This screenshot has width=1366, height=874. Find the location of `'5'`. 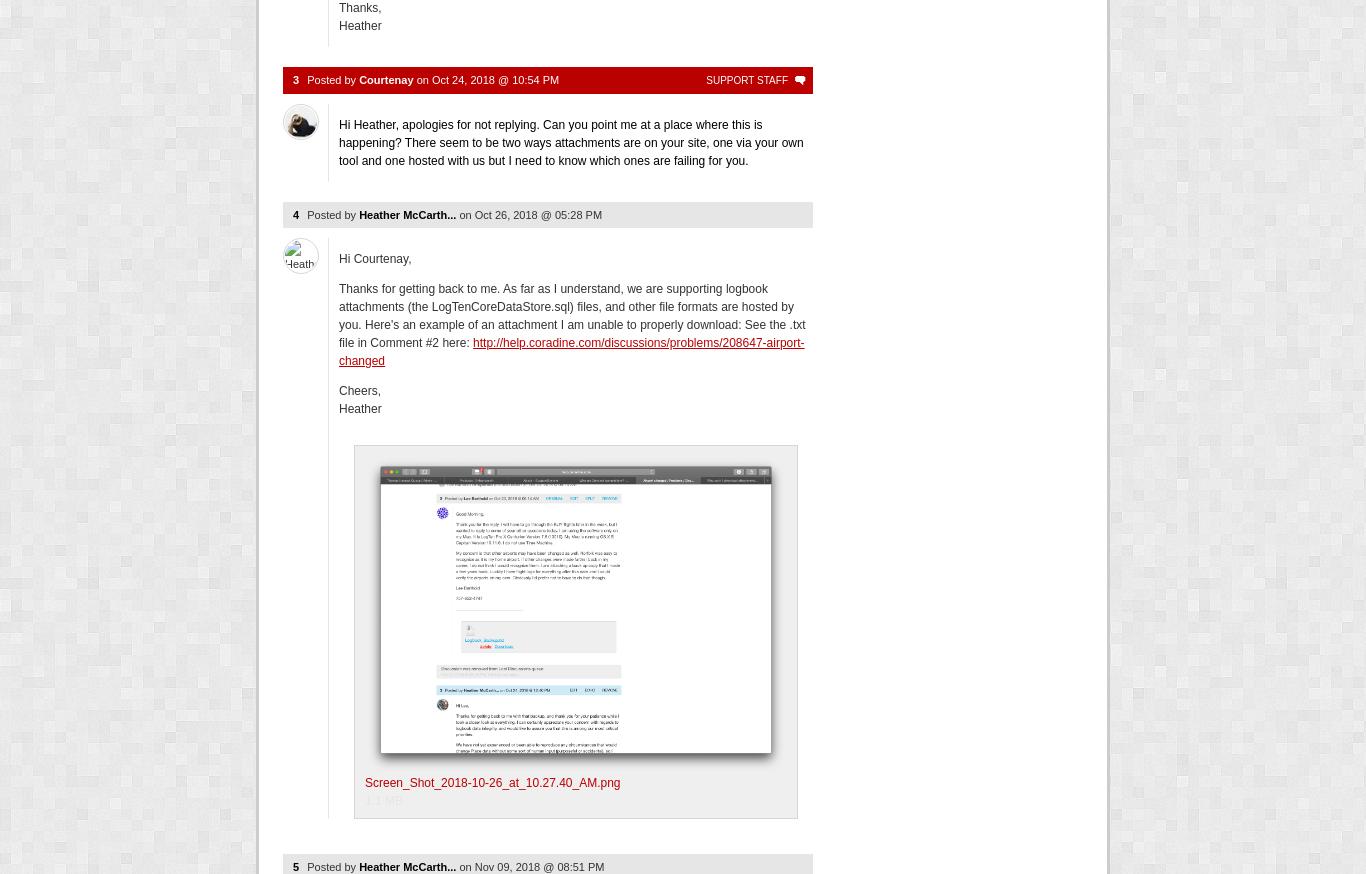

'5' is located at coordinates (296, 865).